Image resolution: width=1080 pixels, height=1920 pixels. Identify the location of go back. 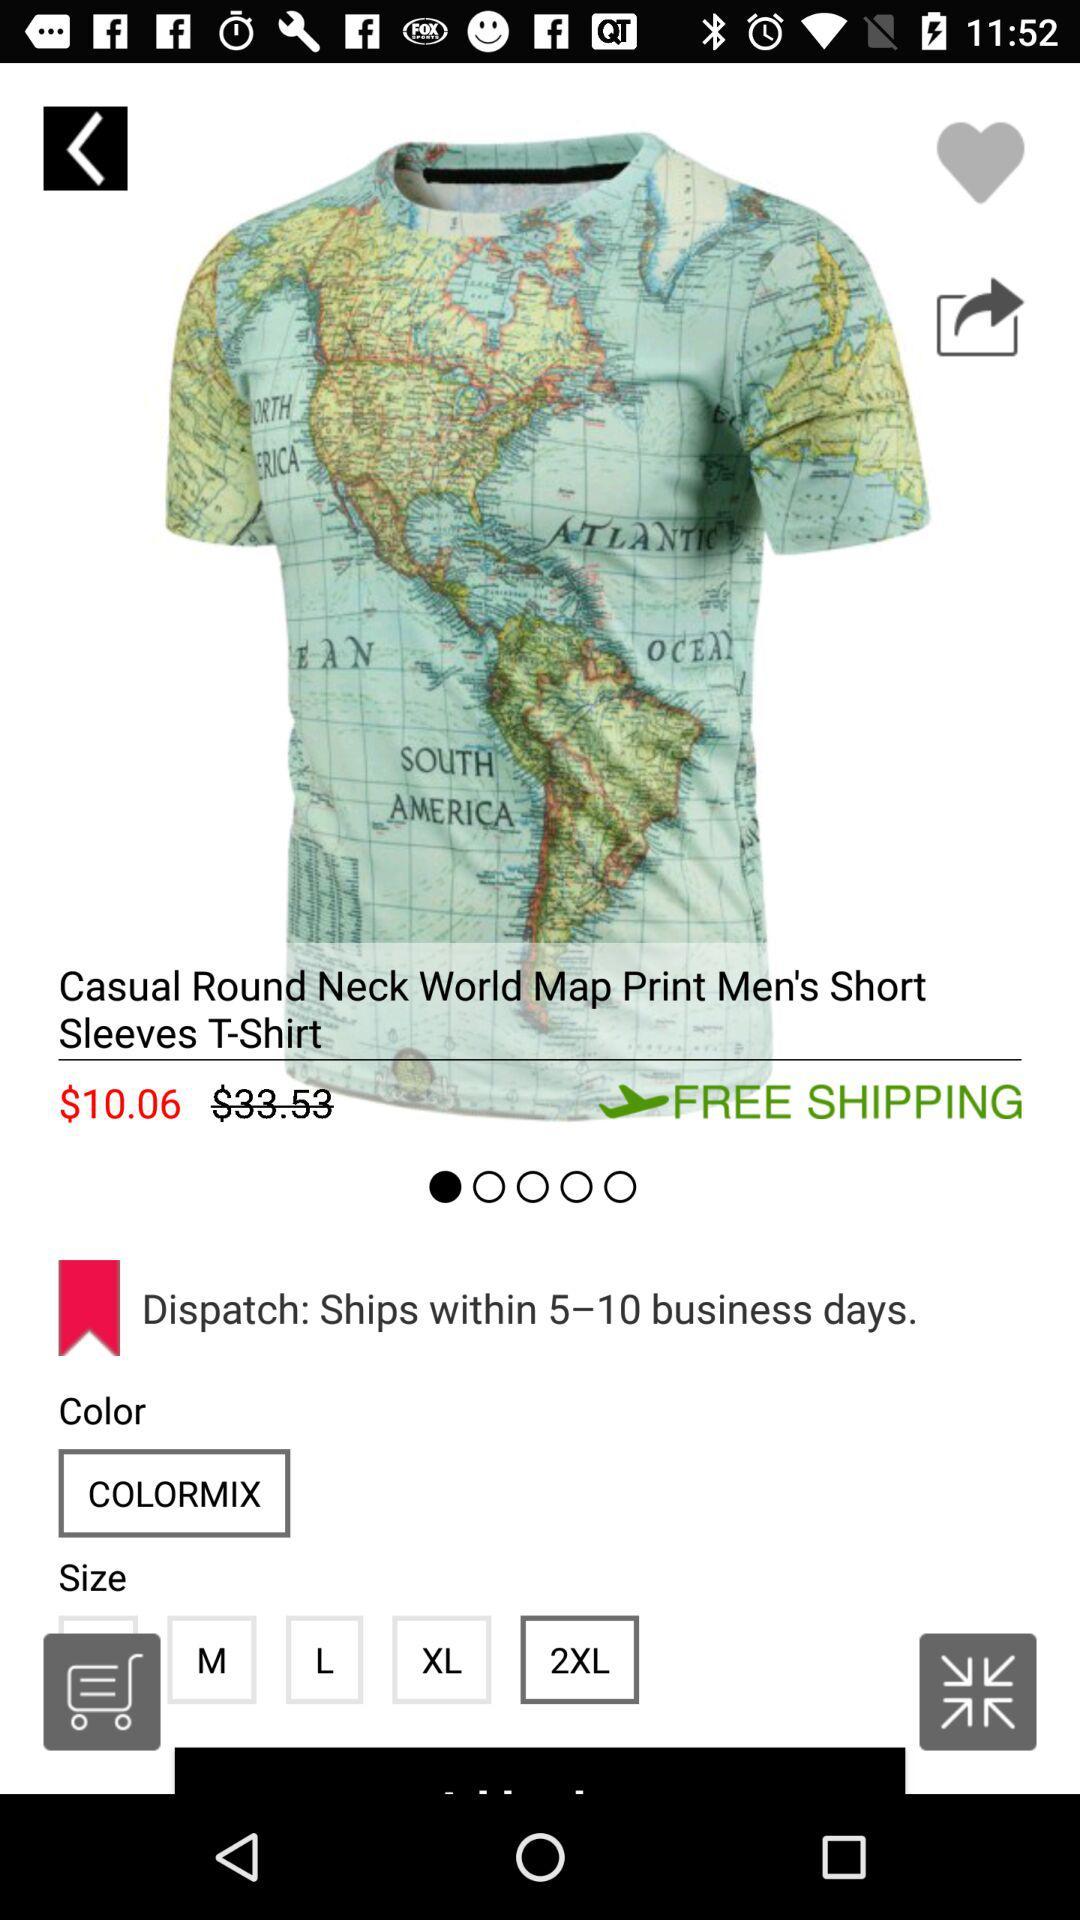
(84, 147).